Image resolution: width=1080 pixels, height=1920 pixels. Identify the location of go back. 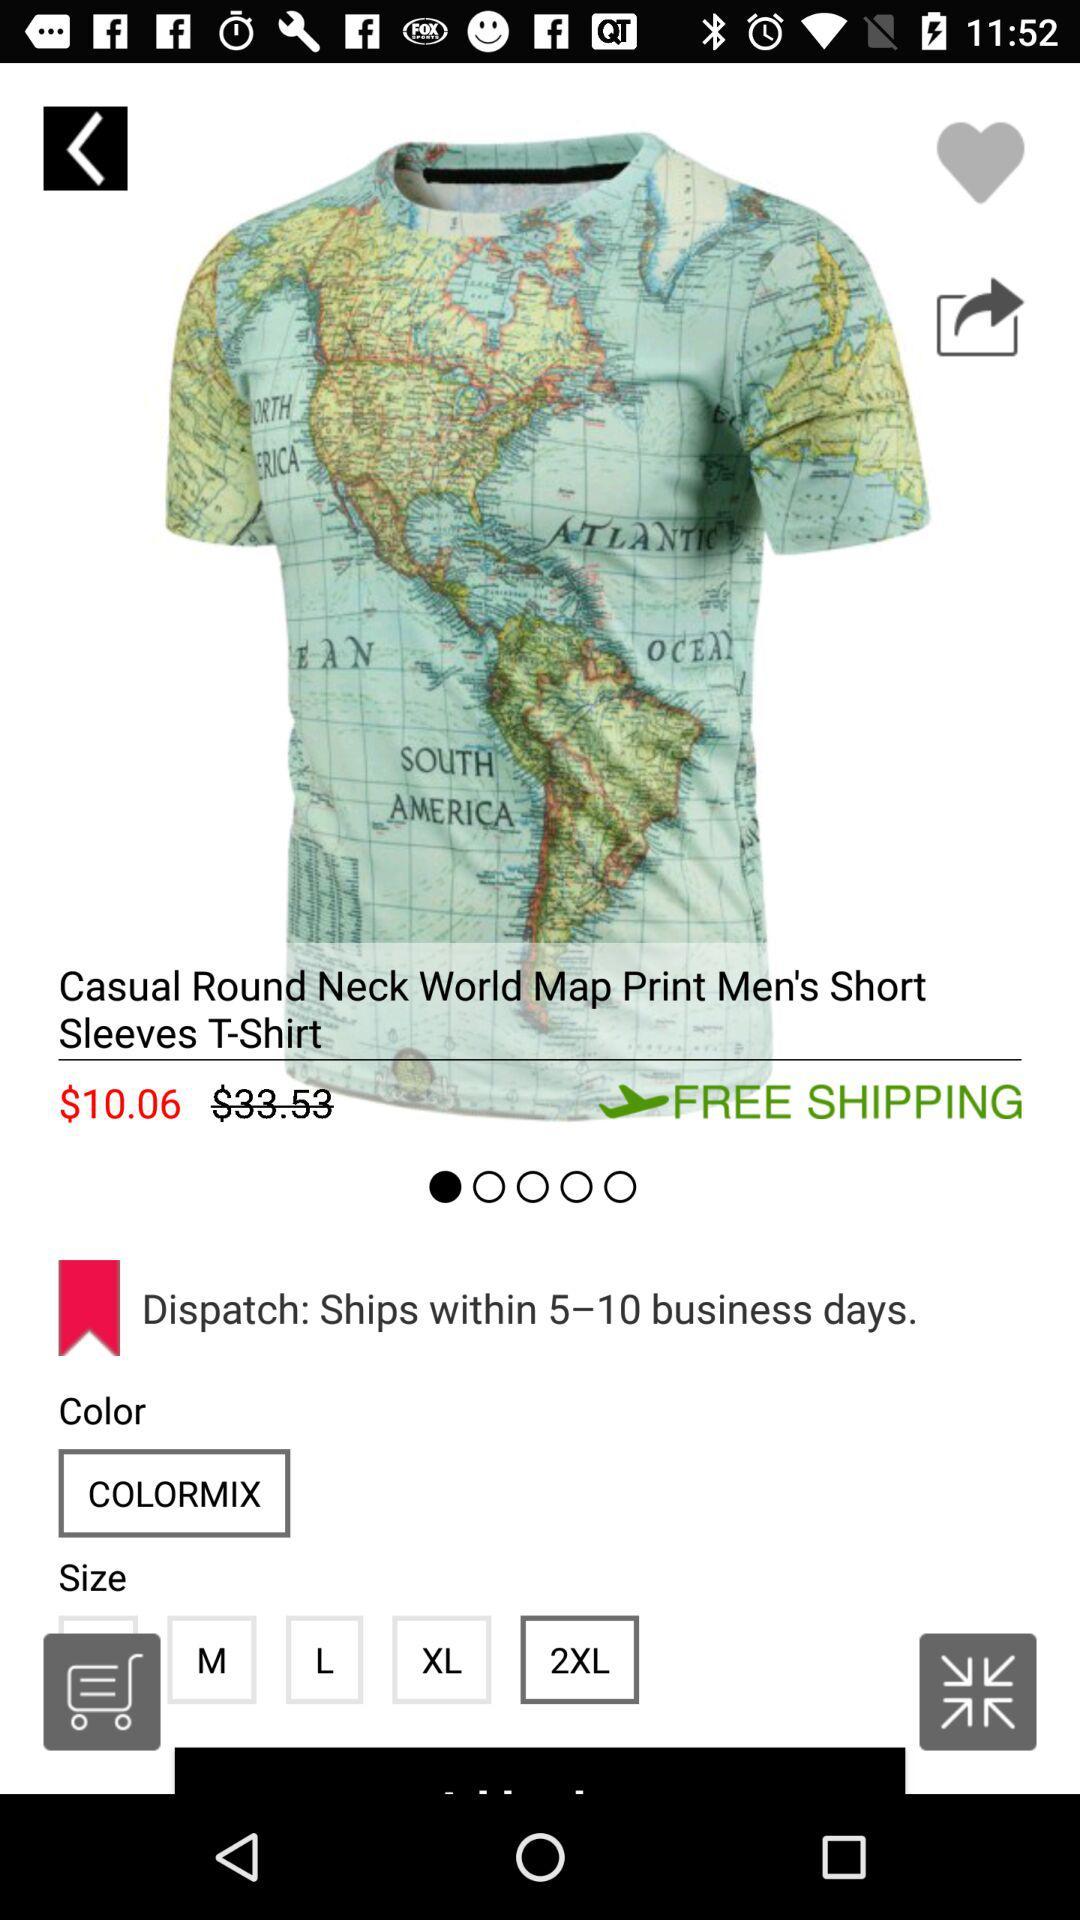
(84, 147).